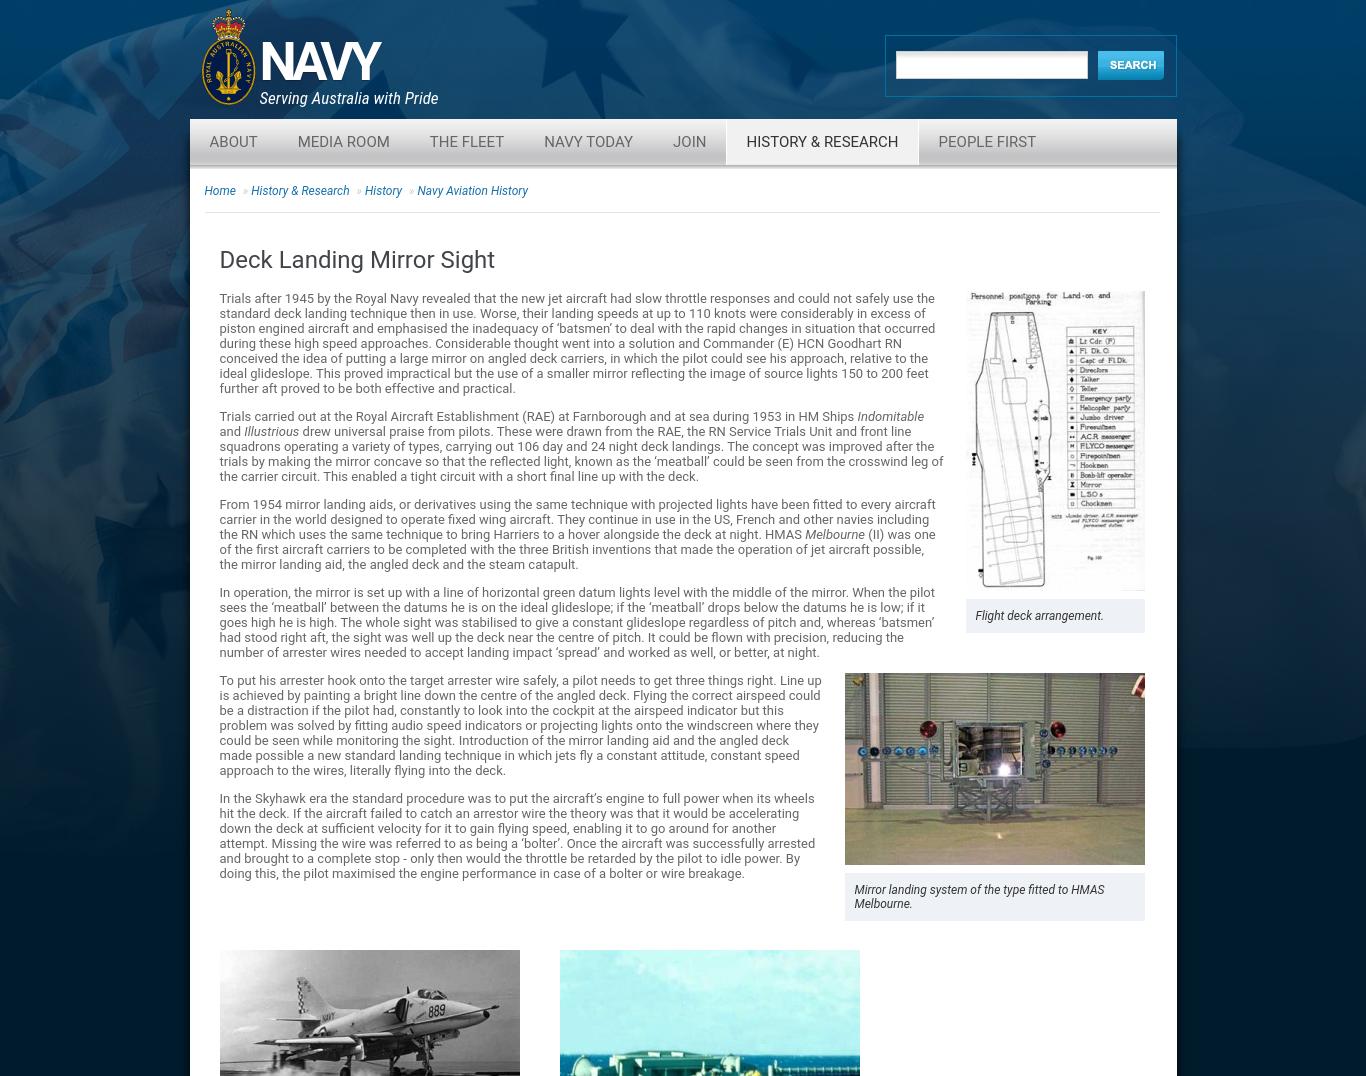 The width and height of the screenshot is (1366, 1076). Describe the element at coordinates (217, 519) in the screenshot. I see `'From 1954 mirror landing aids, or derivatives using the same technique with projected lights have been fitted to every aircraft carrier in the world designed to operate fixed wing aircraft. They continue in use in the US, French and other navies including the RN which uses the same technique to bring Harriers to a hover alongside the deck at night. HMAS'` at that location.